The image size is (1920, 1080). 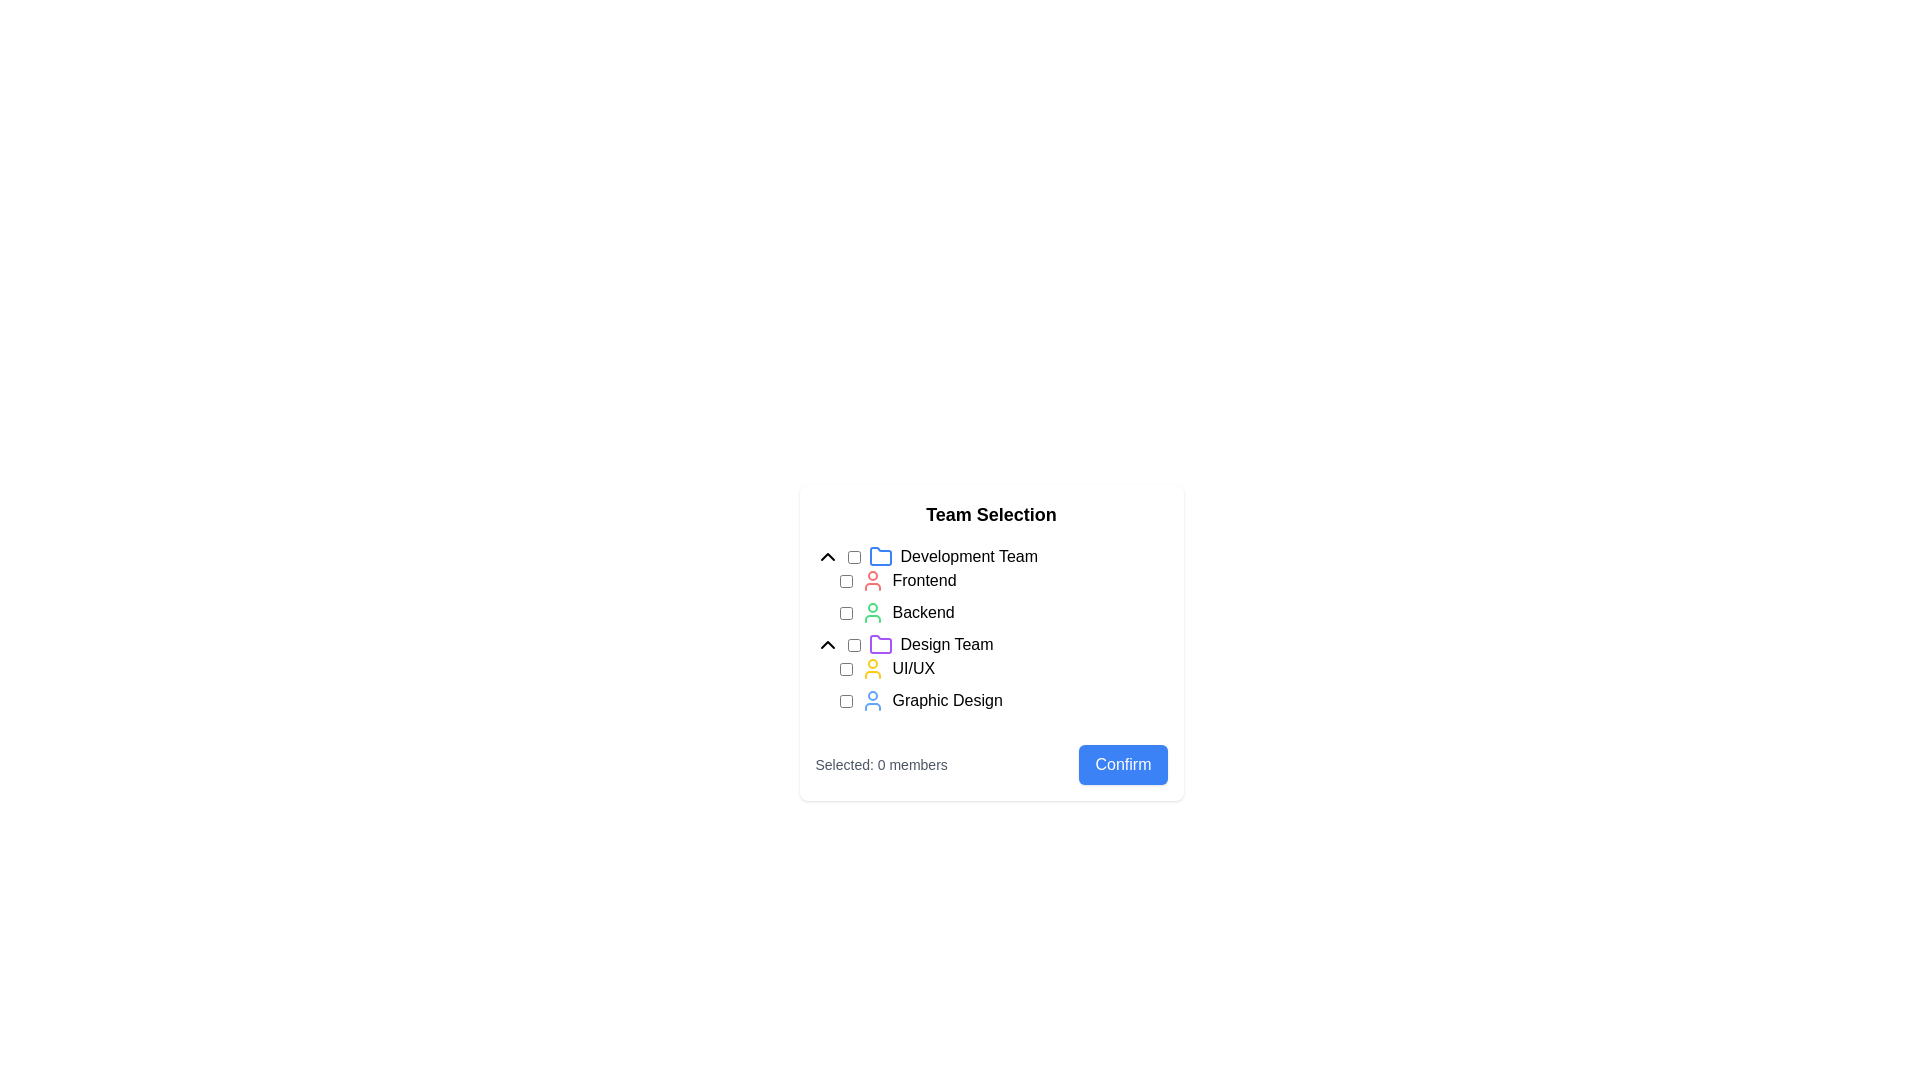 I want to click on the checkbox associated with the 'Frontend' option, so click(x=845, y=581).